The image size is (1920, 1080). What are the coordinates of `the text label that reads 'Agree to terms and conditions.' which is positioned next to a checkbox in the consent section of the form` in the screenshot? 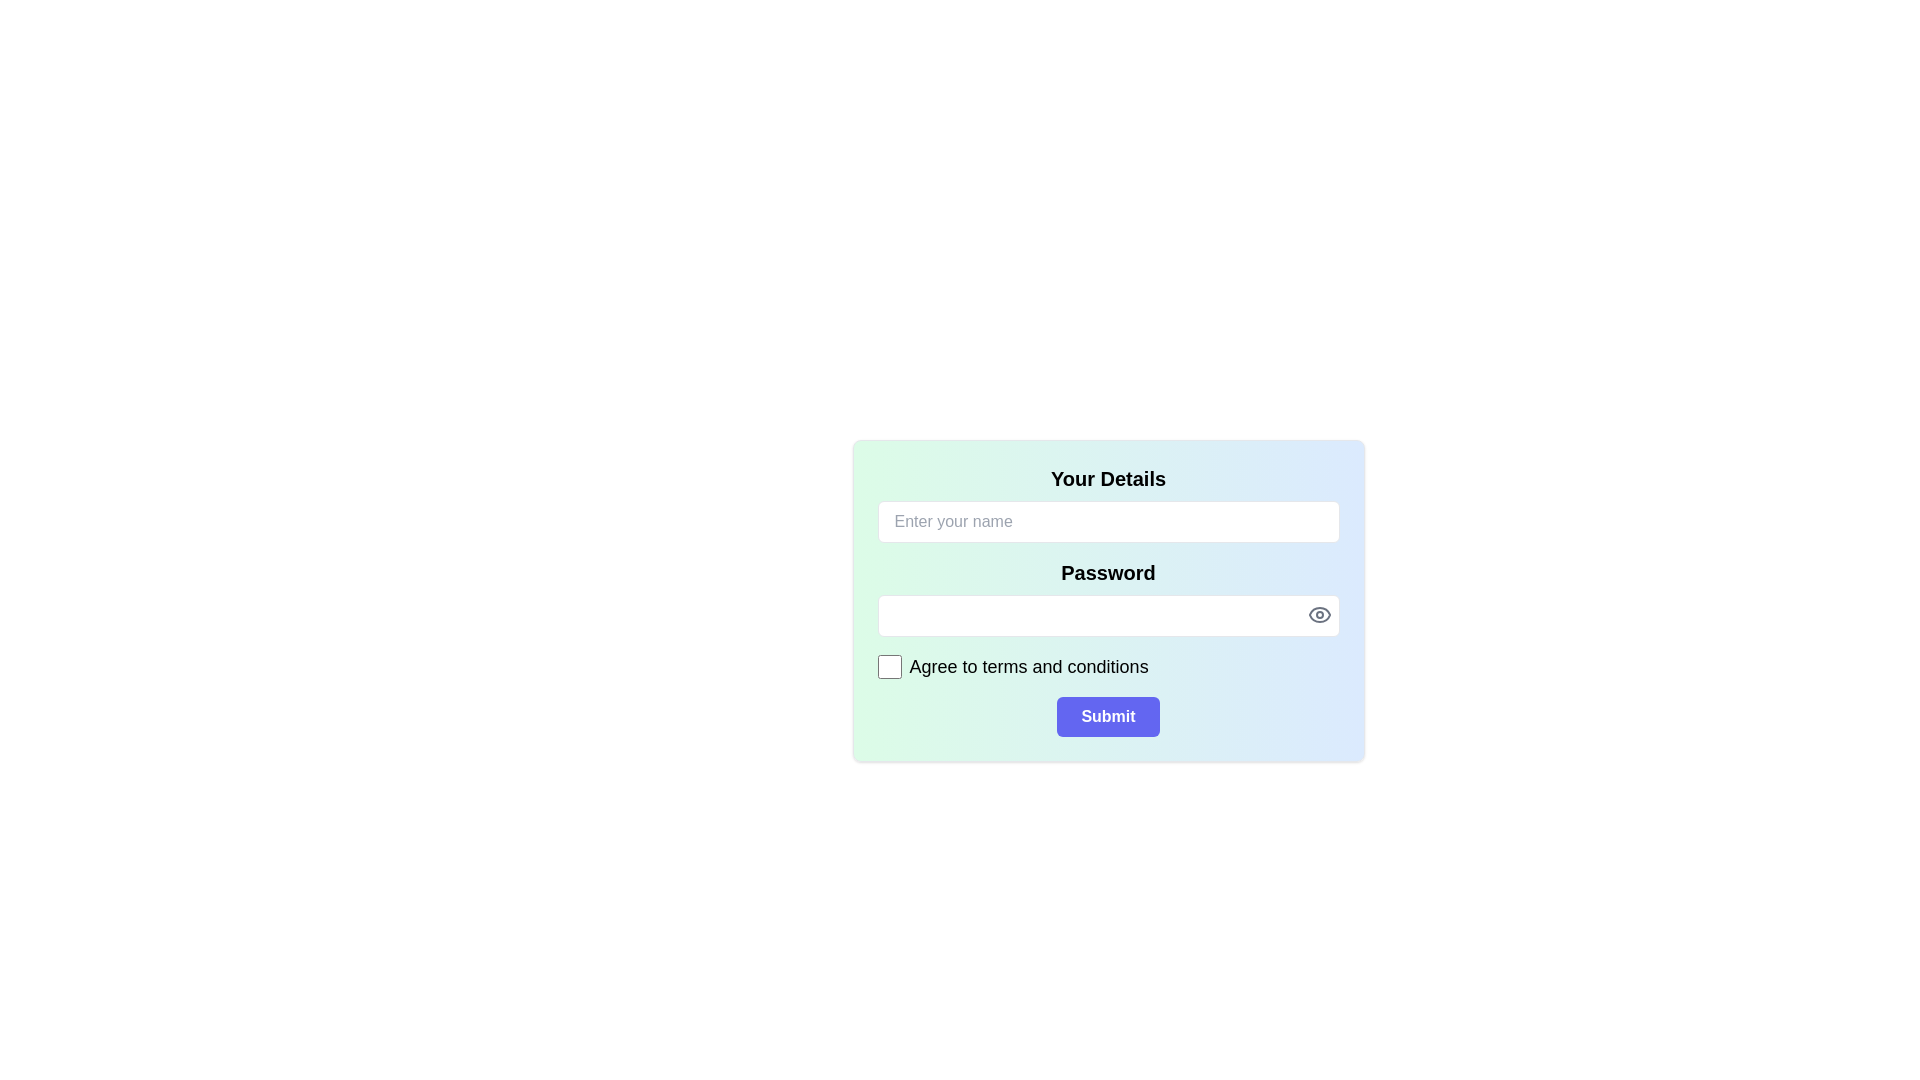 It's located at (1029, 667).